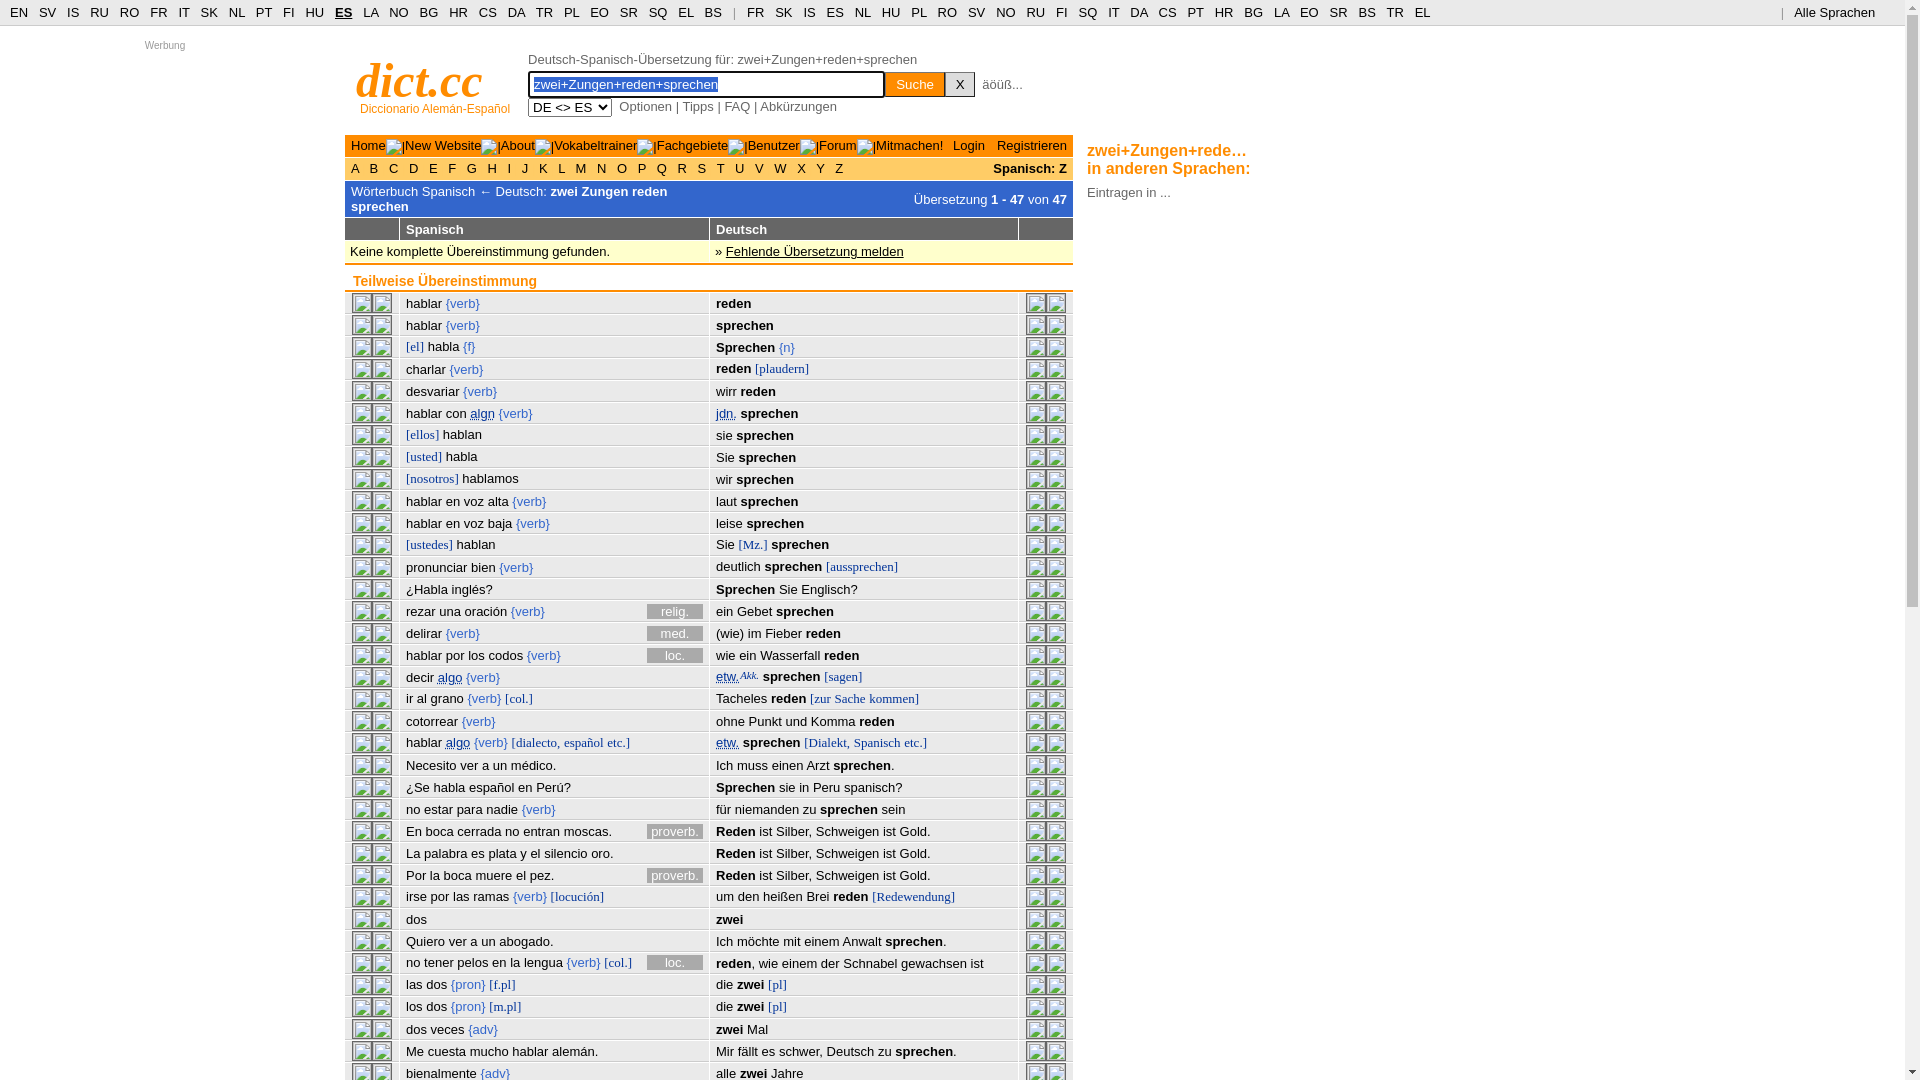 The height and width of the screenshot is (1080, 1920). Describe the element at coordinates (764, 853) in the screenshot. I see `'ist'` at that location.